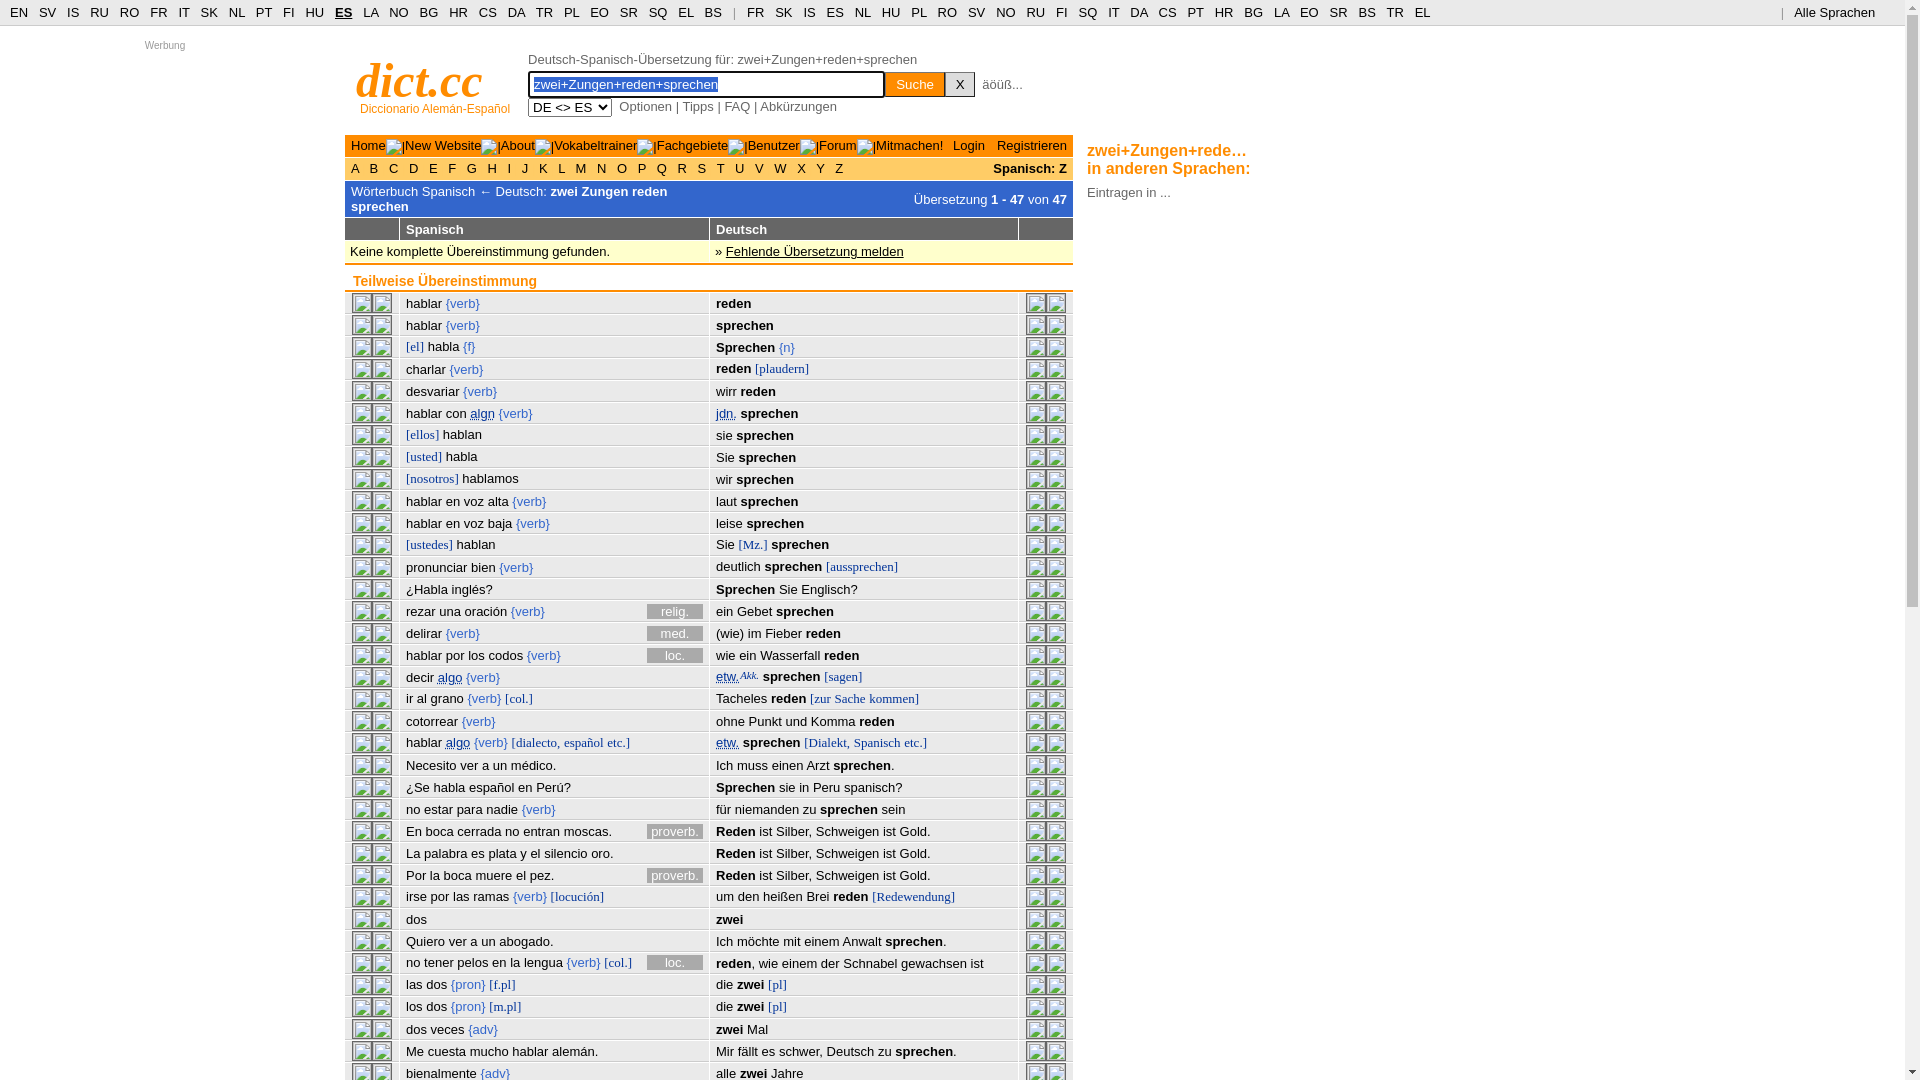 The height and width of the screenshot is (1080, 1920). Describe the element at coordinates (764, 853) in the screenshot. I see `'ist'` at that location.